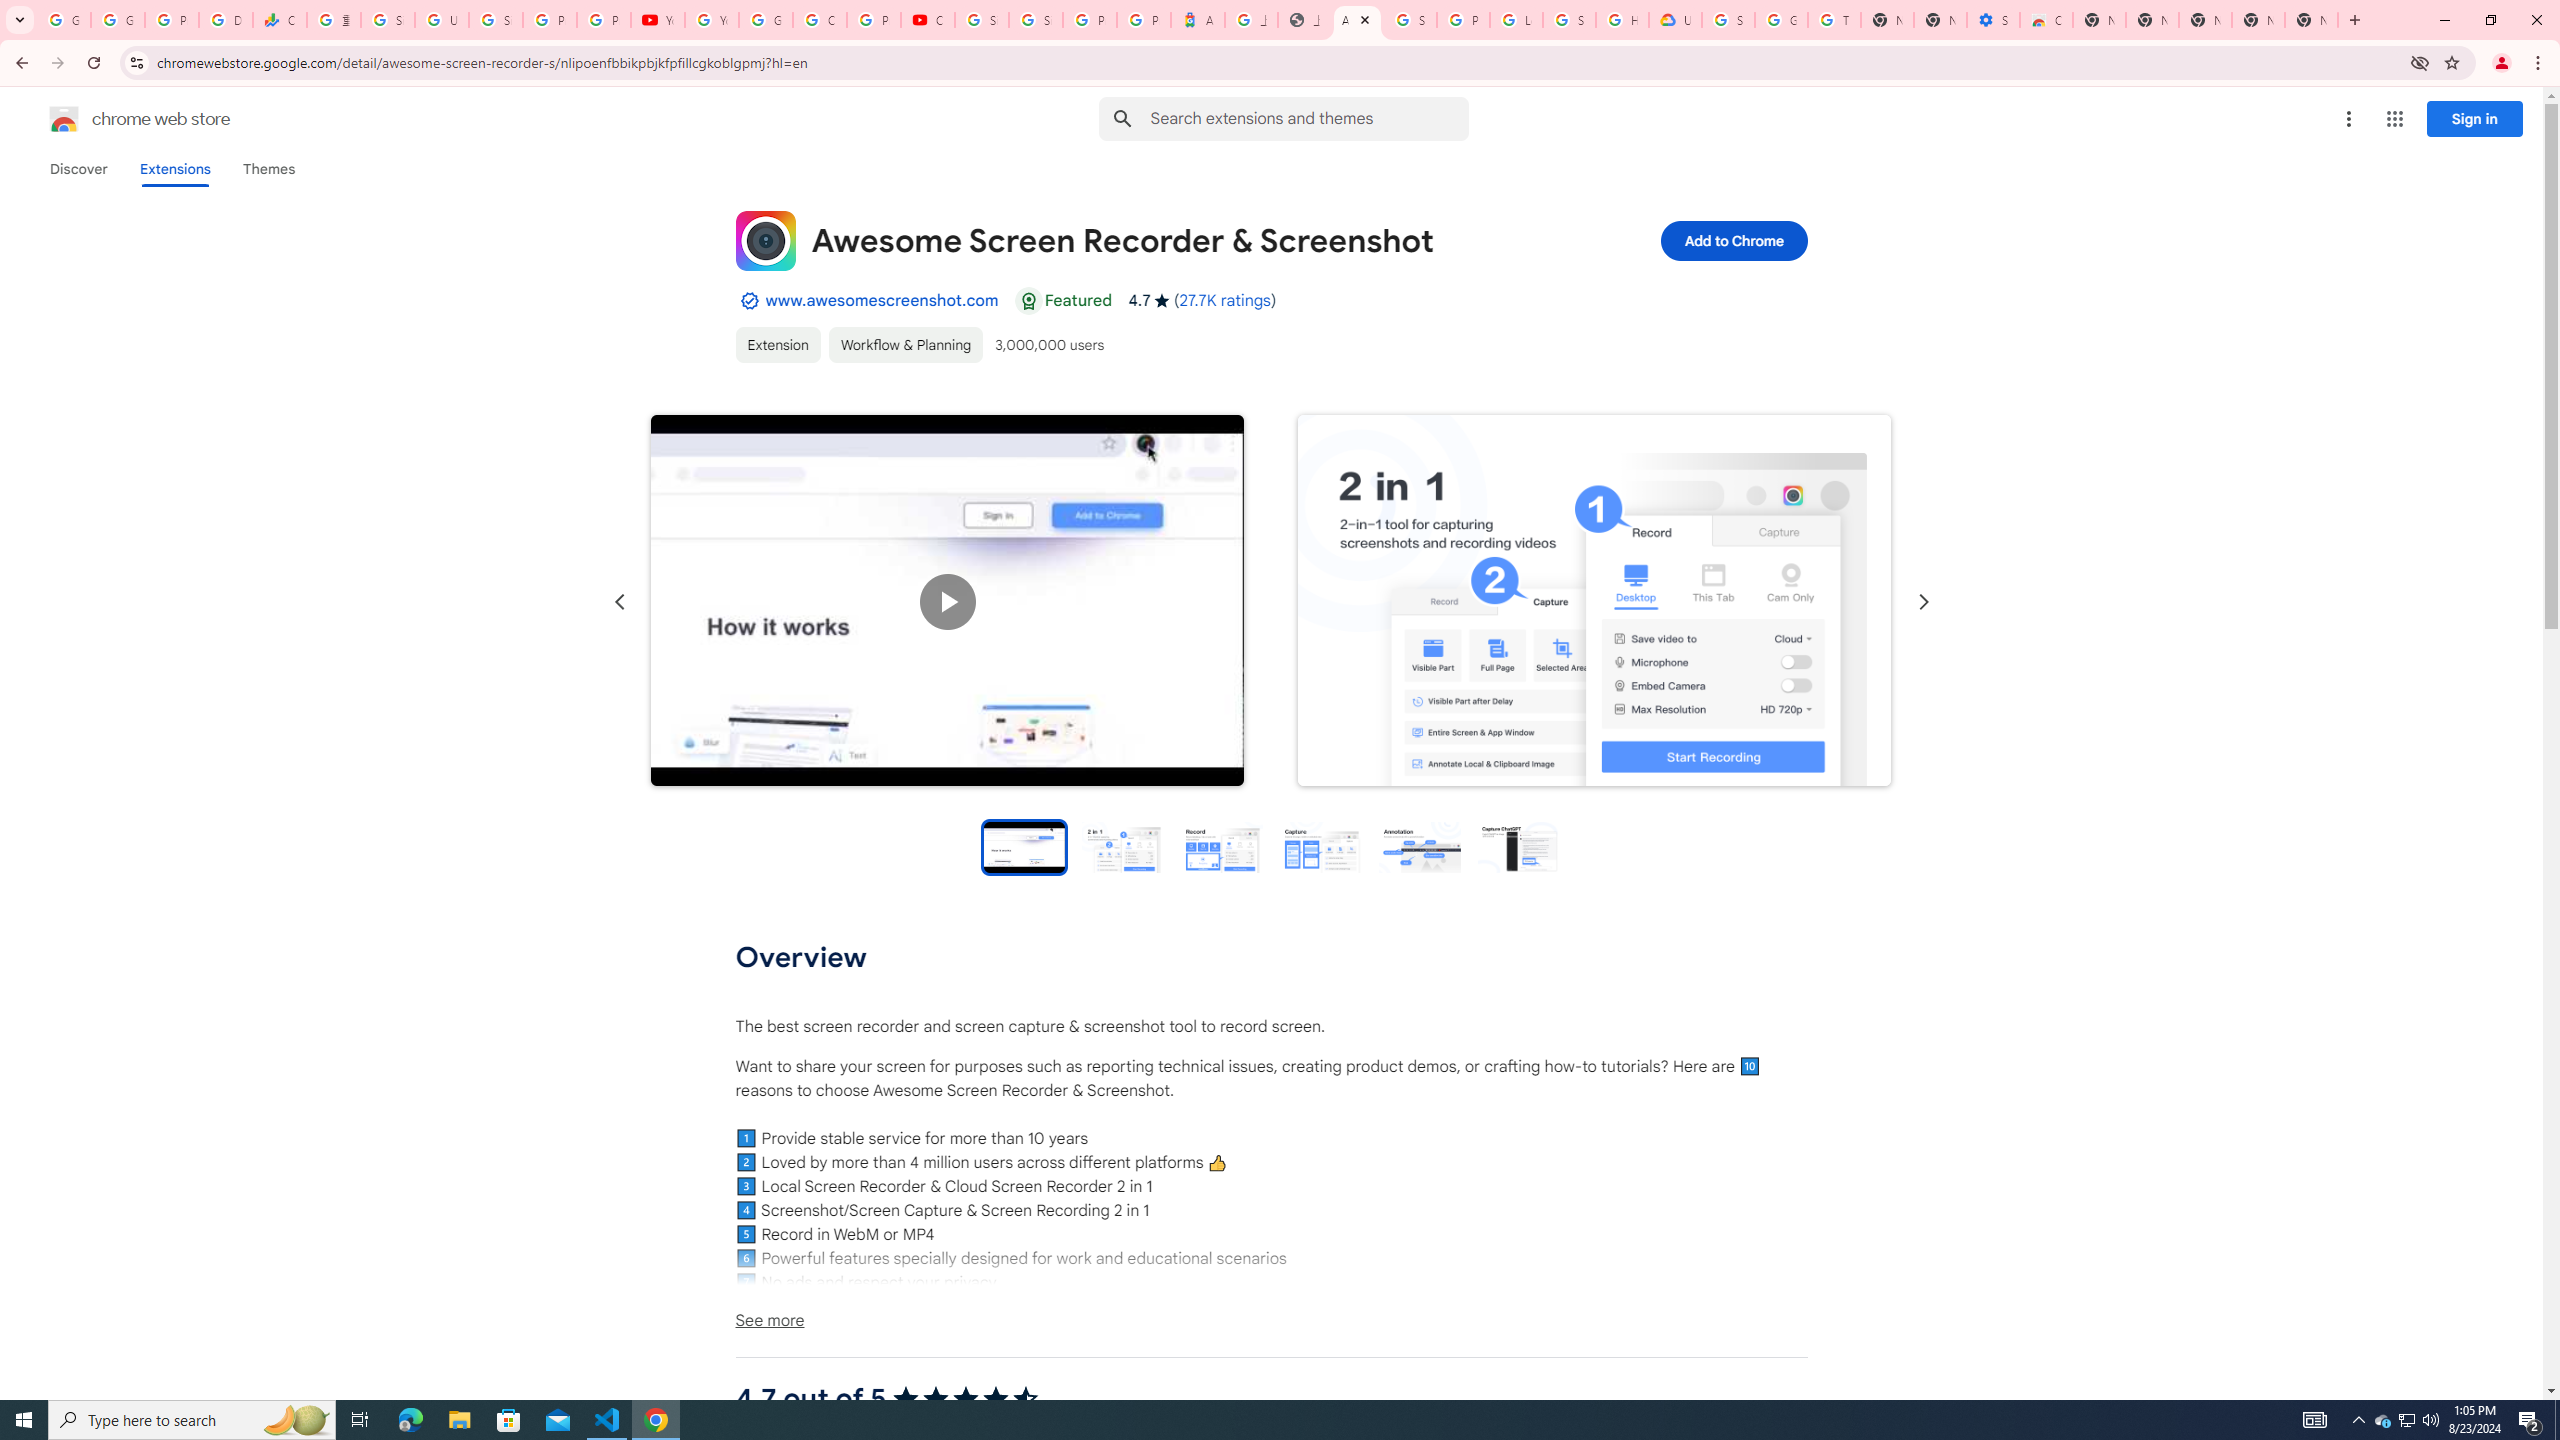 This screenshot has width=2560, height=1440. What do you see at coordinates (175, 168) in the screenshot?
I see `'Extensions'` at bounding box center [175, 168].